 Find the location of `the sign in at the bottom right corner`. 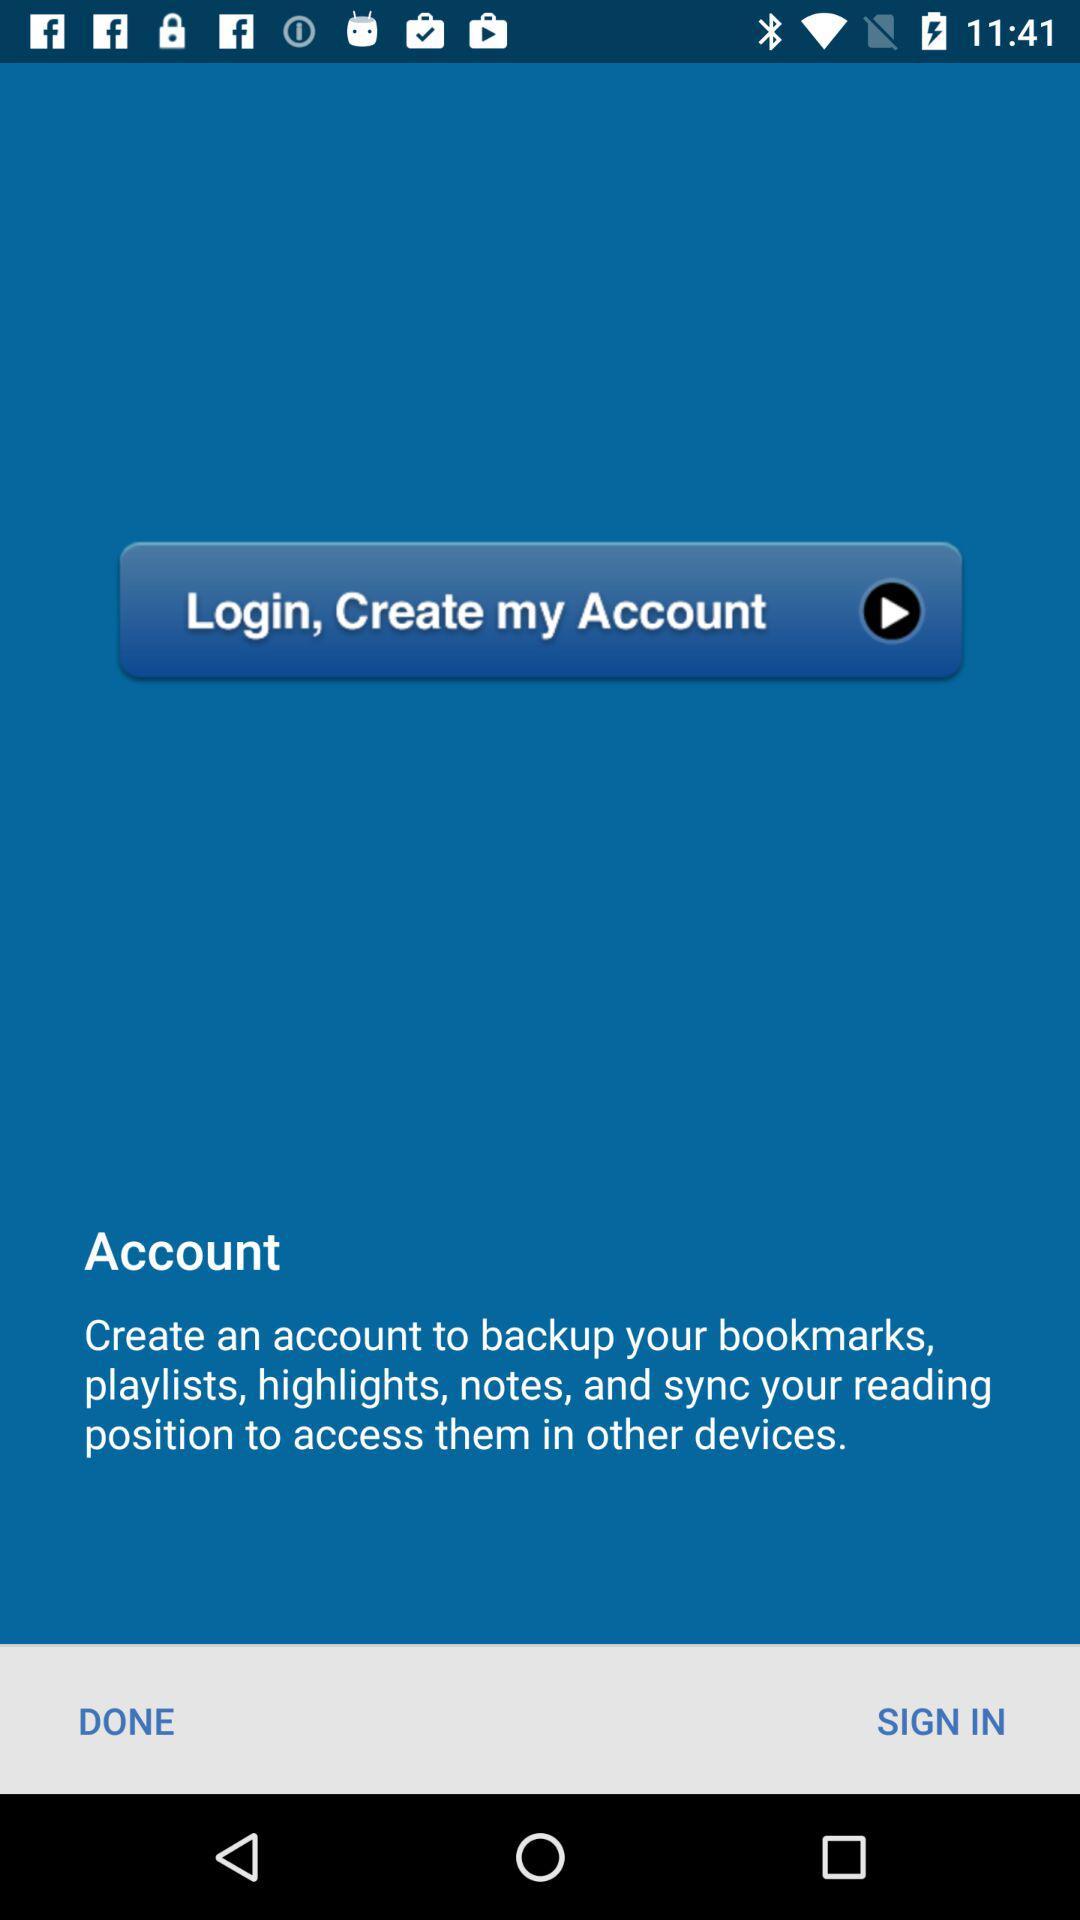

the sign in at the bottom right corner is located at coordinates (941, 1719).